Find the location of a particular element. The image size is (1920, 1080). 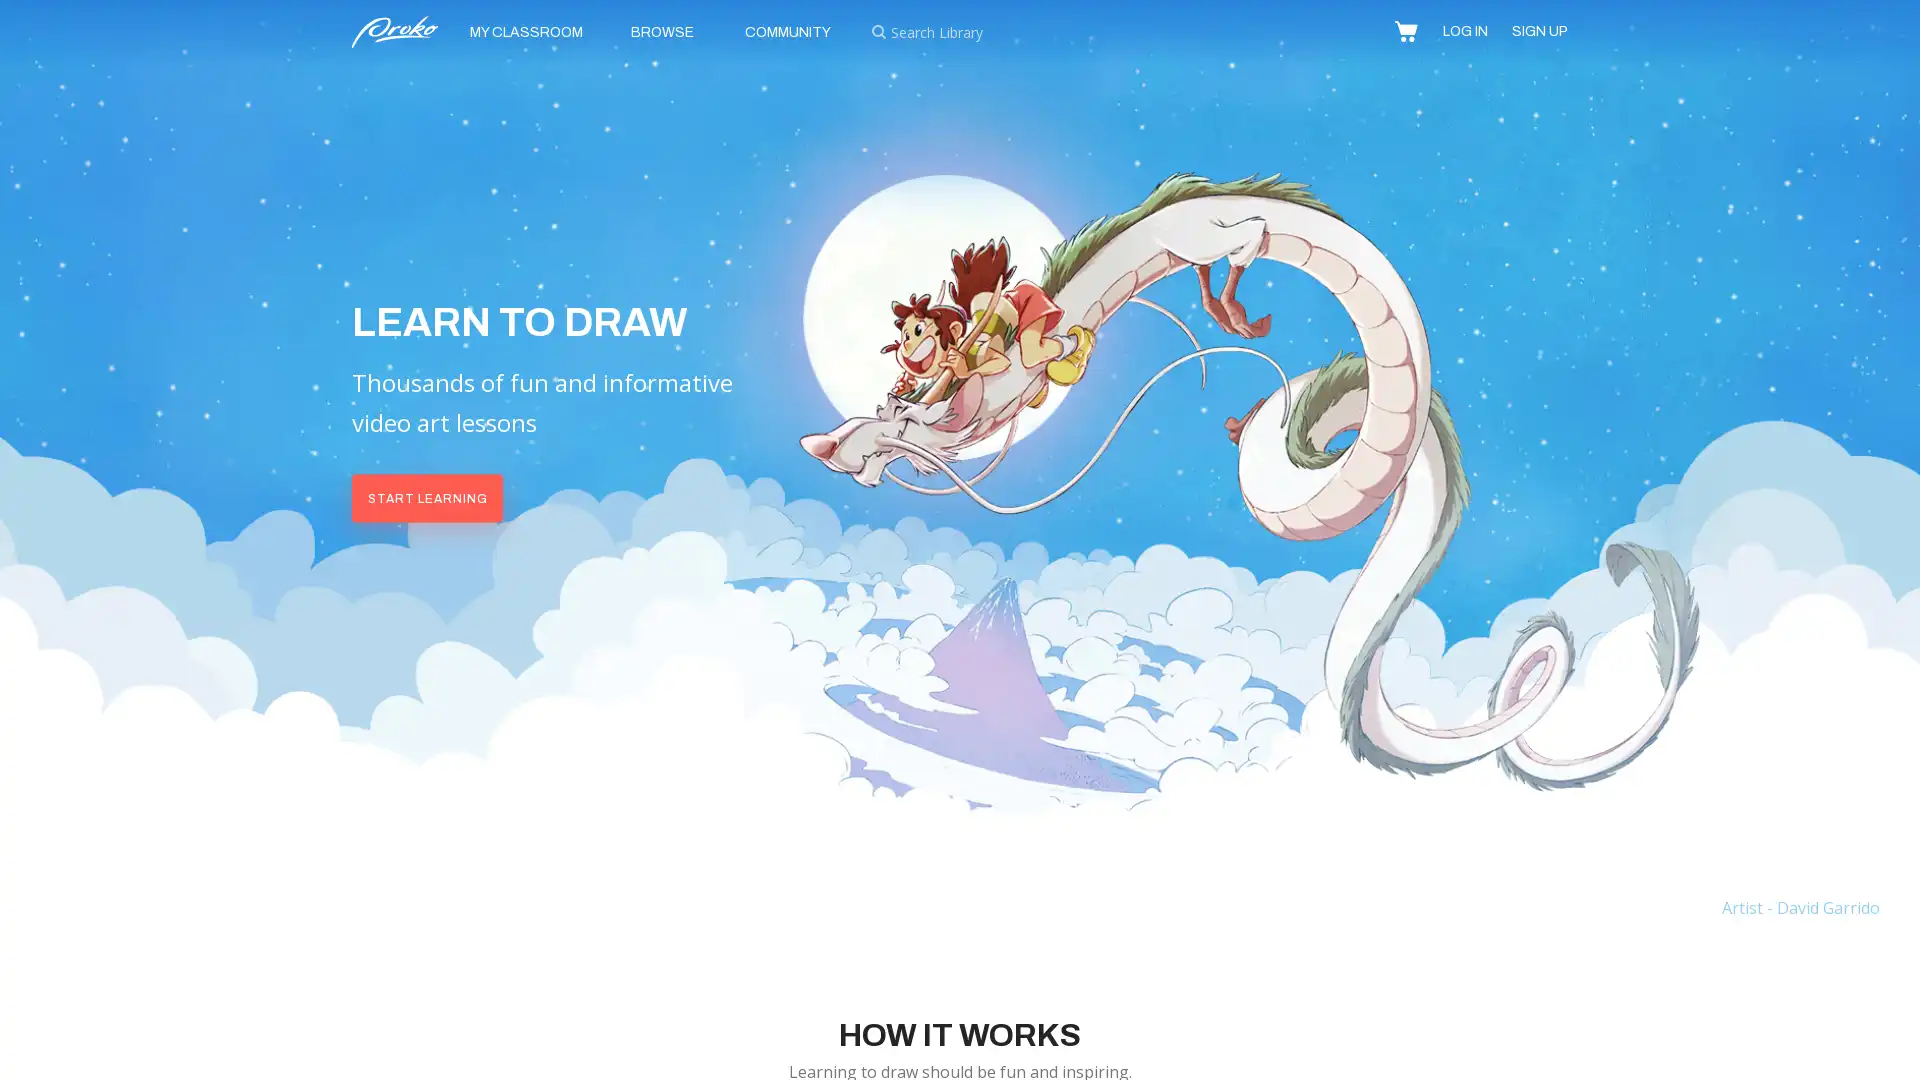

START LEARNING is located at coordinates (426, 496).